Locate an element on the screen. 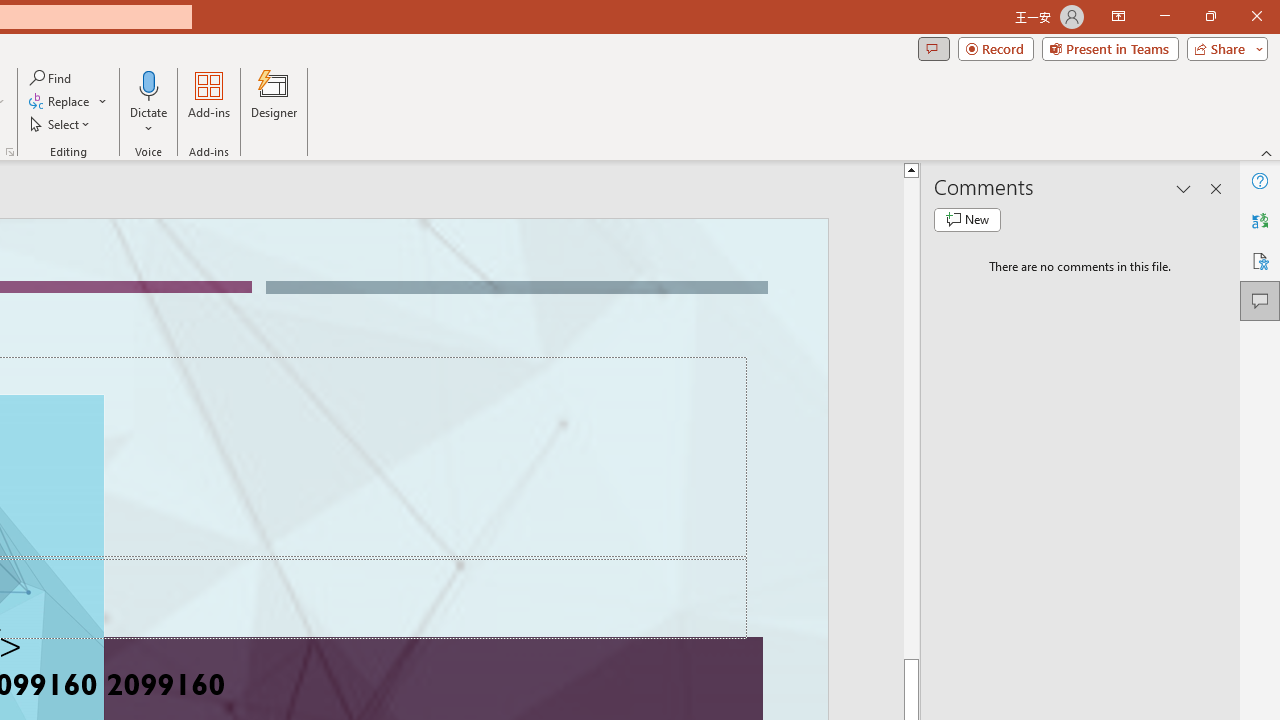 The height and width of the screenshot is (720, 1280). 'Restore Down' is located at coordinates (1209, 16).